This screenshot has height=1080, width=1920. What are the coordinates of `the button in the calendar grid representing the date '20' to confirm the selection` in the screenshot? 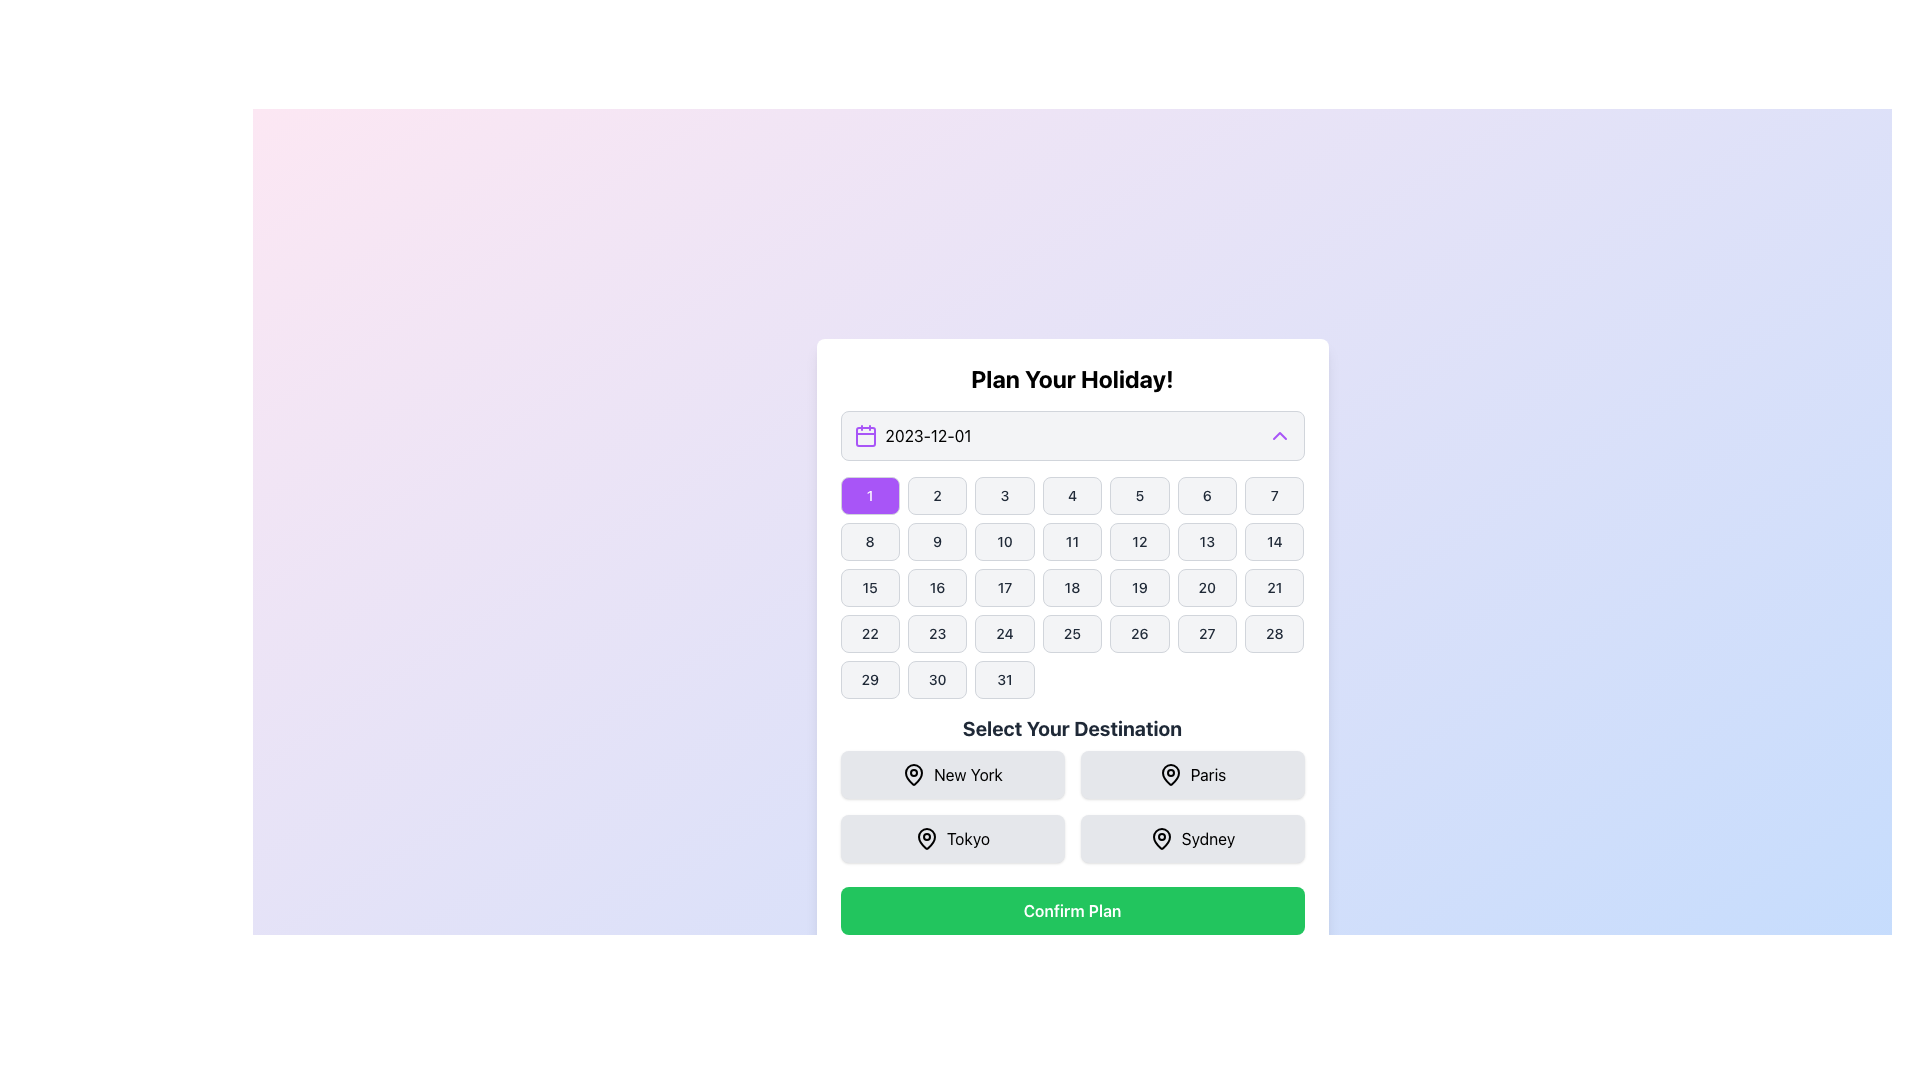 It's located at (1206, 586).